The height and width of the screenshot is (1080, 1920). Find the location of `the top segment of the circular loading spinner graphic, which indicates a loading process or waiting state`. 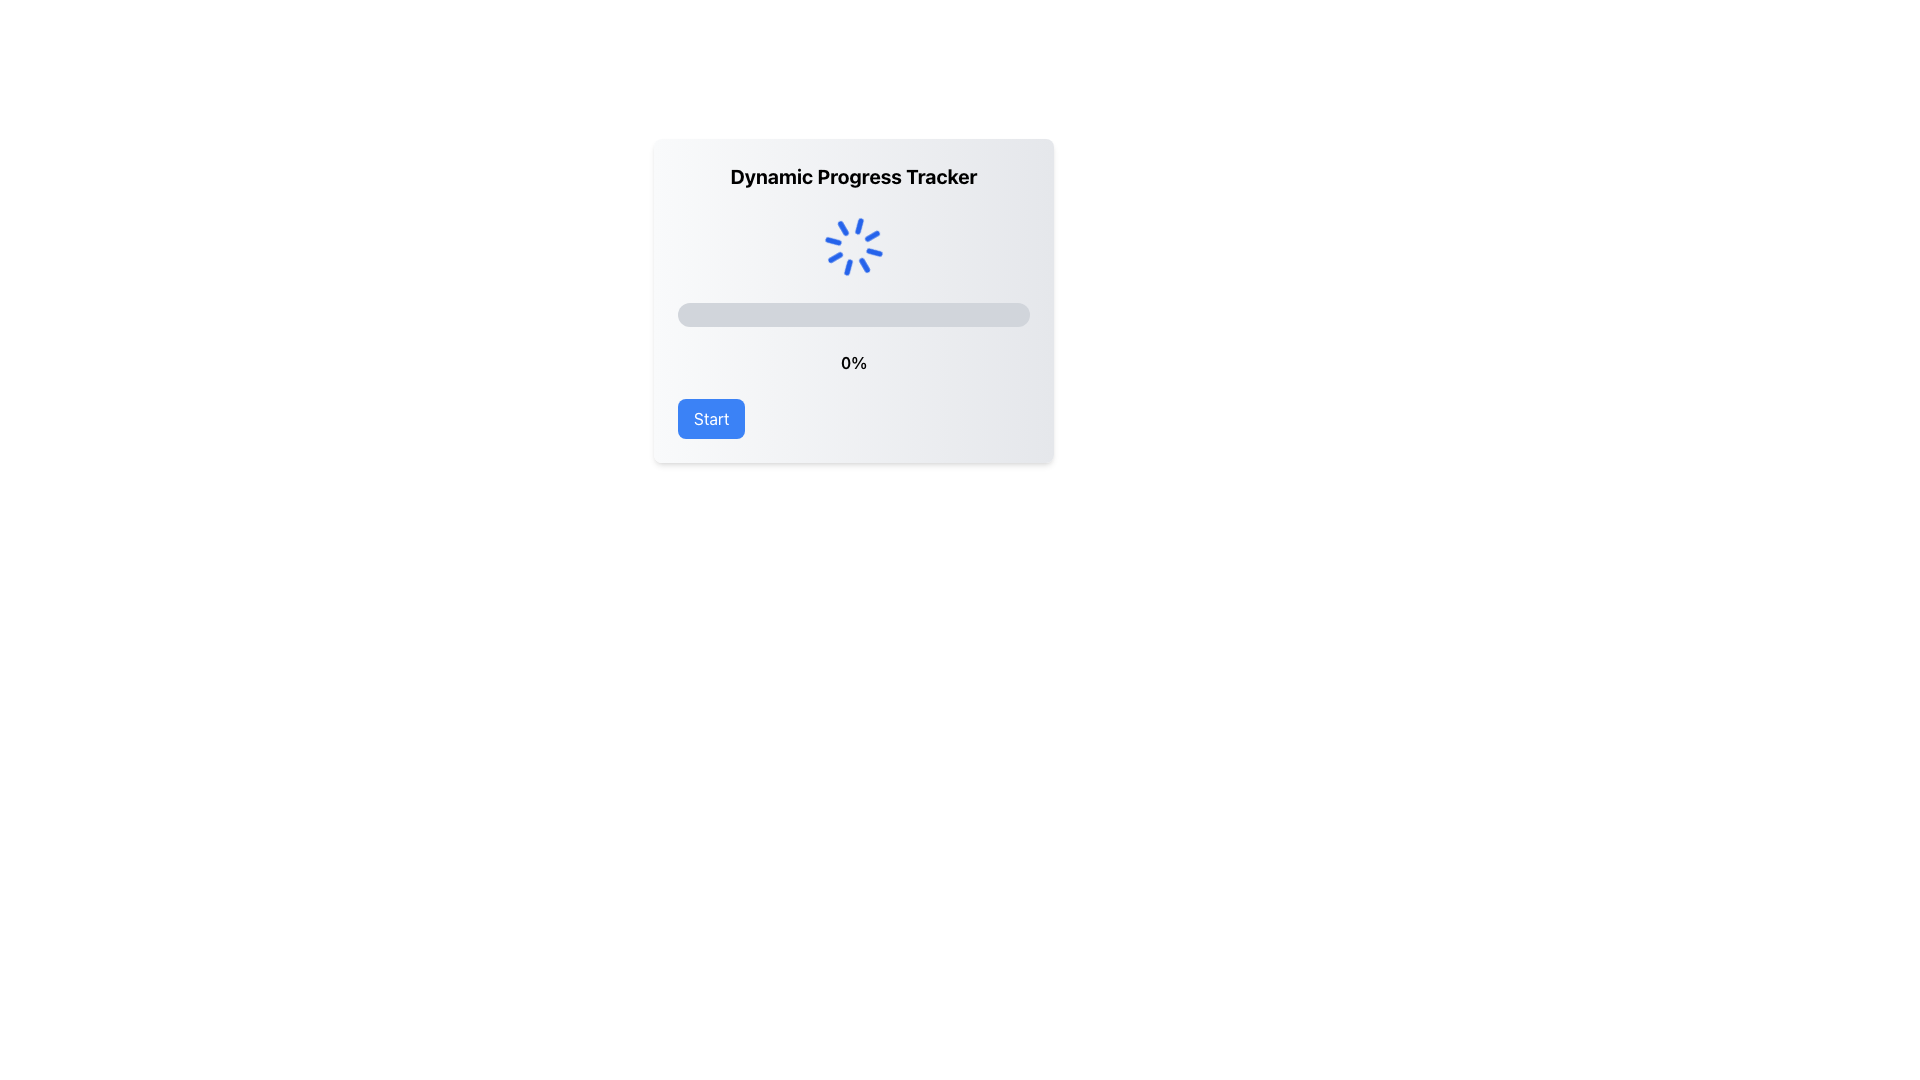

the top segment of the circular loading spinner graphic, which indicates a loading process or waiting state is located at coordinates (860, 266).